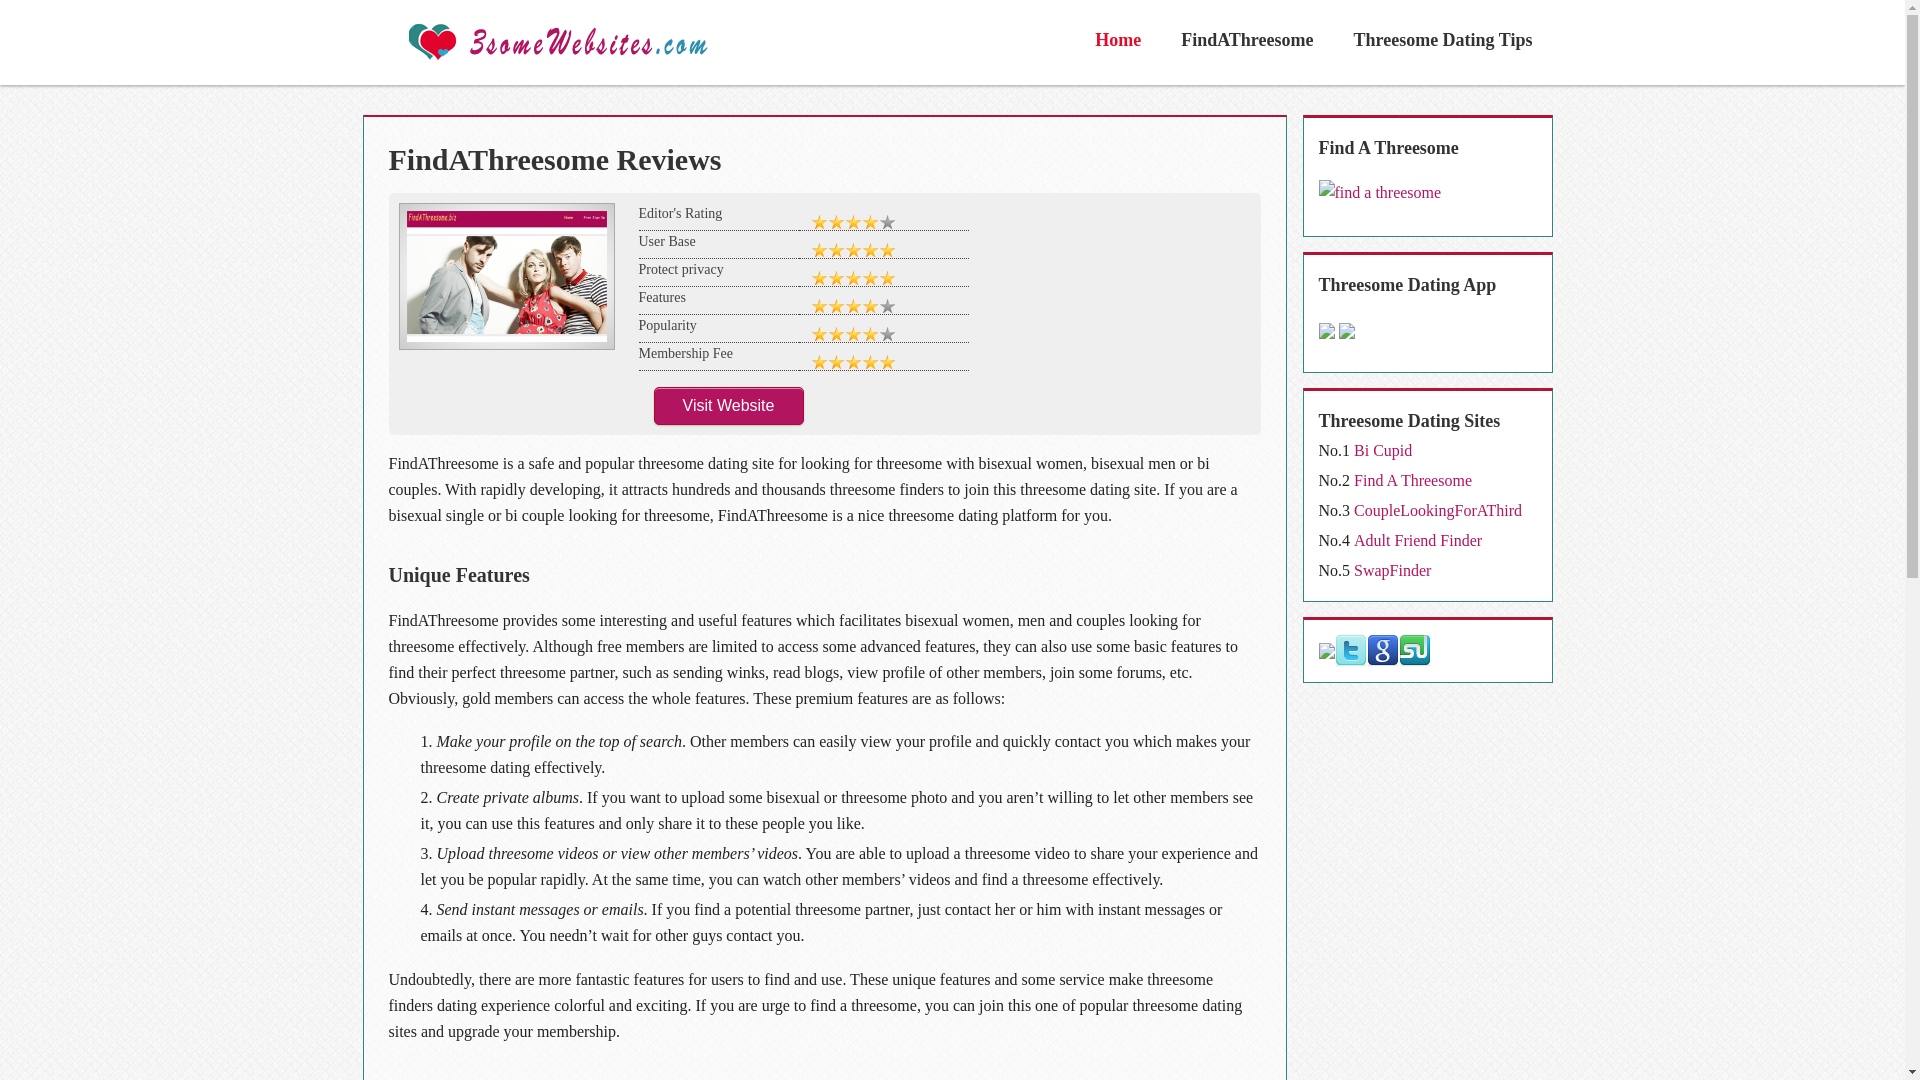 The image size is (1920, 1080). Describe the element at coordinates (1381, 450) in the screenshot. I see `'Bi Cupid'` at that location.